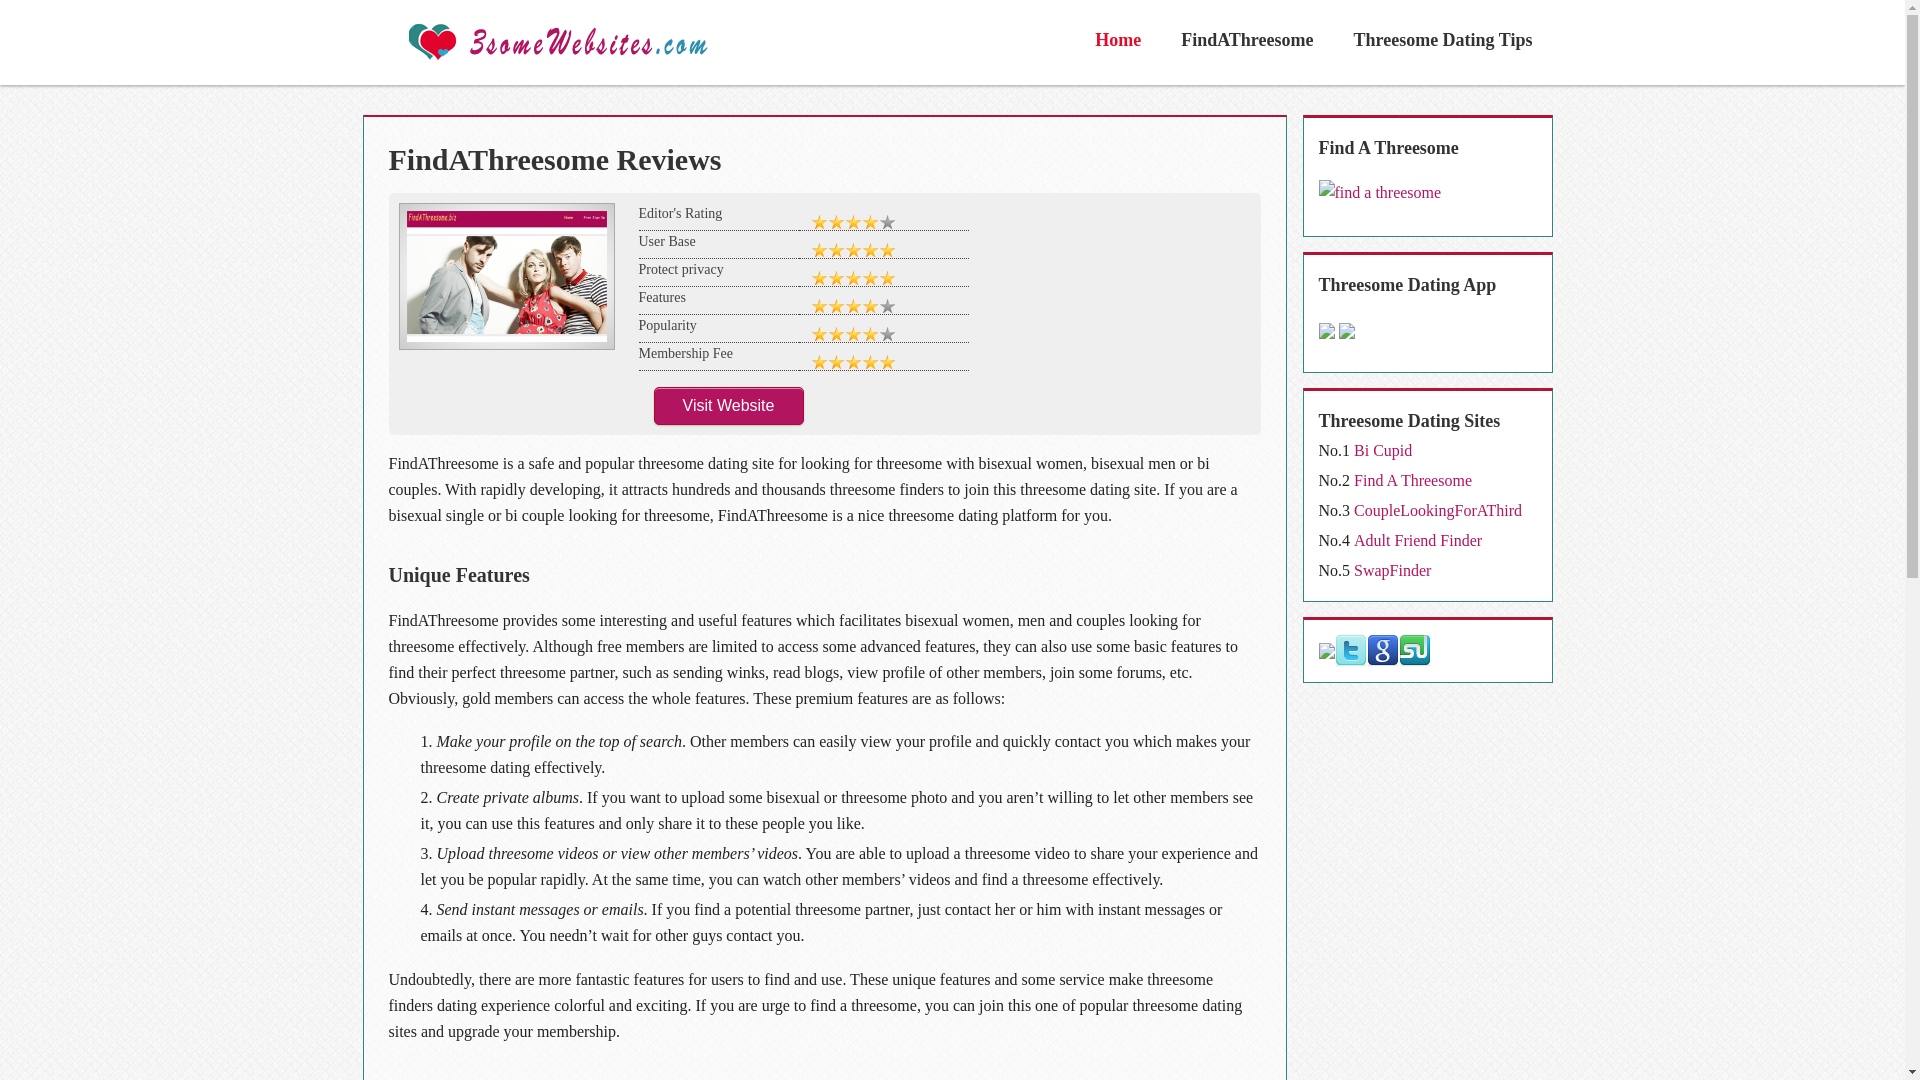 The image size is (1920, 1080). Describe the element at coordinates (1381, 450) in the screenshot. I see `'Bi Cupid'` at that location.